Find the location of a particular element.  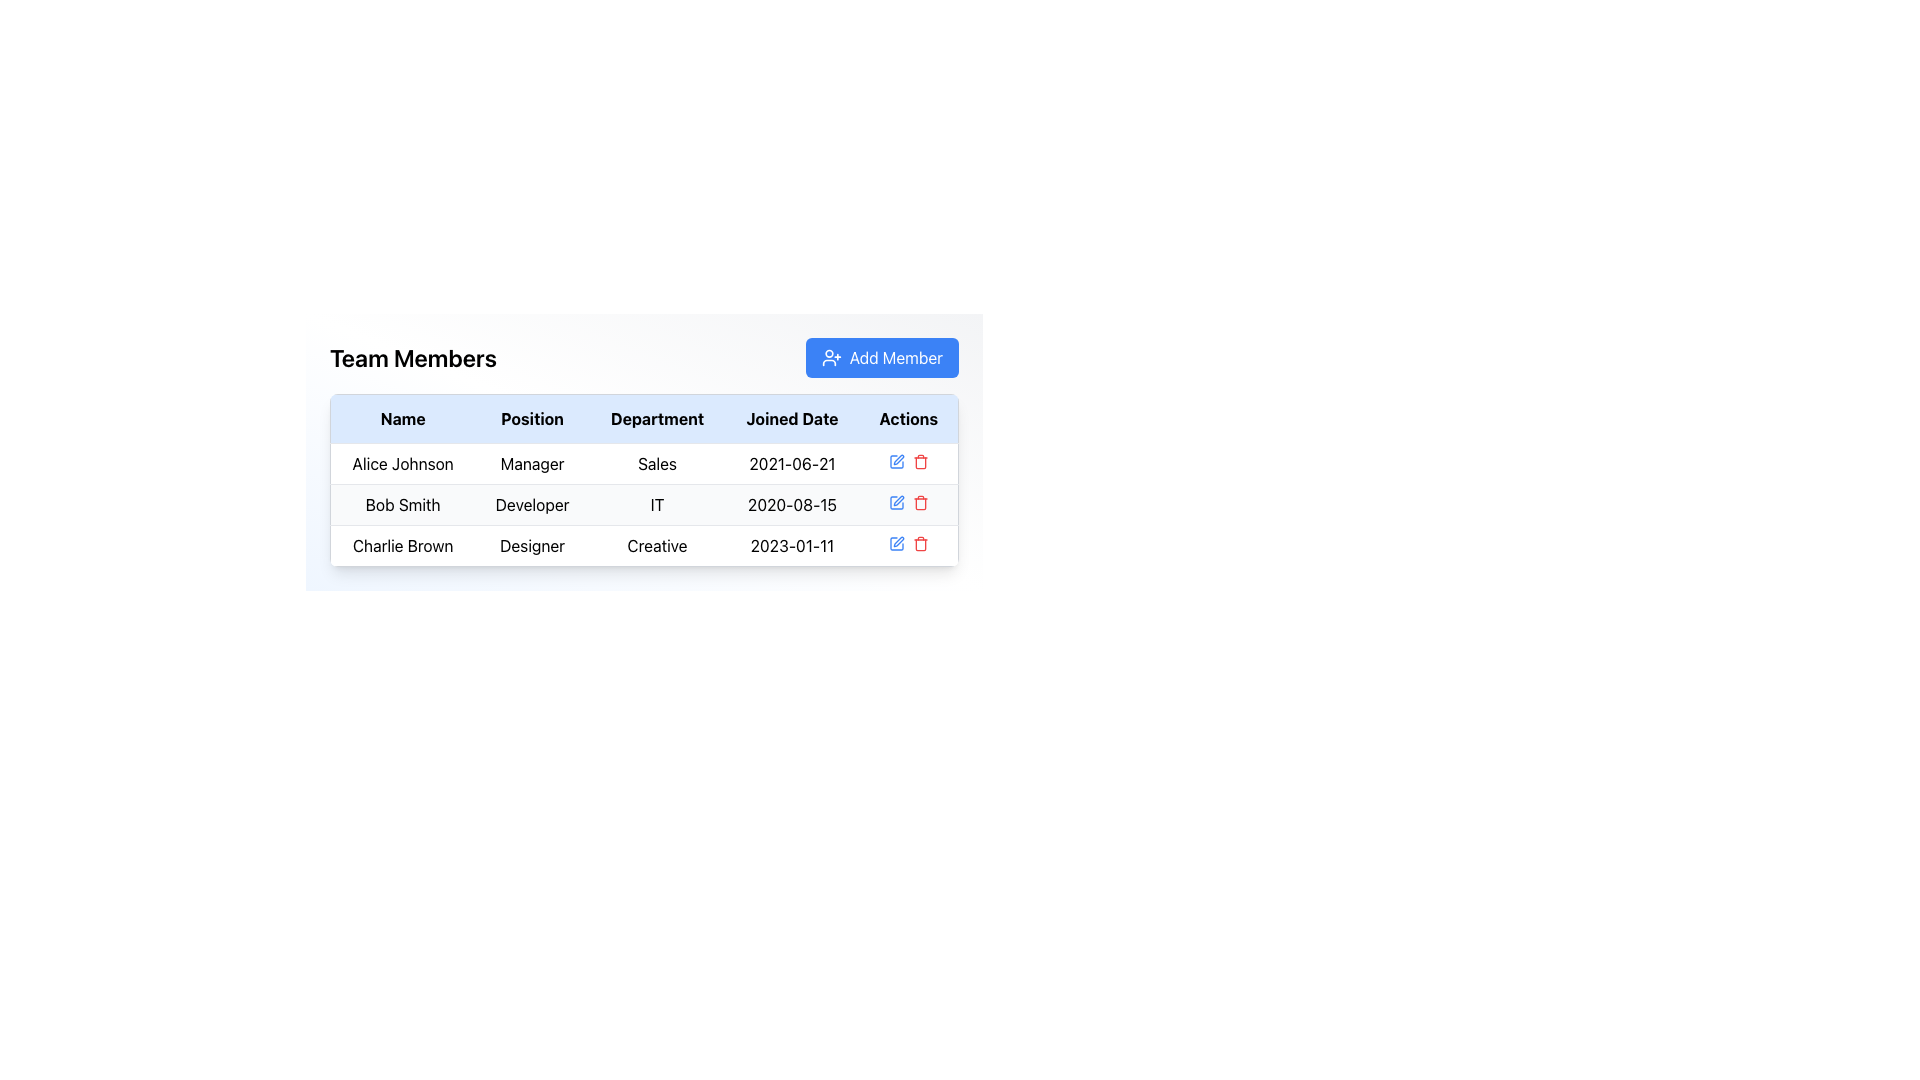

the first icon button in the 'Actions' column of the table is located at coordinates (895, 543).